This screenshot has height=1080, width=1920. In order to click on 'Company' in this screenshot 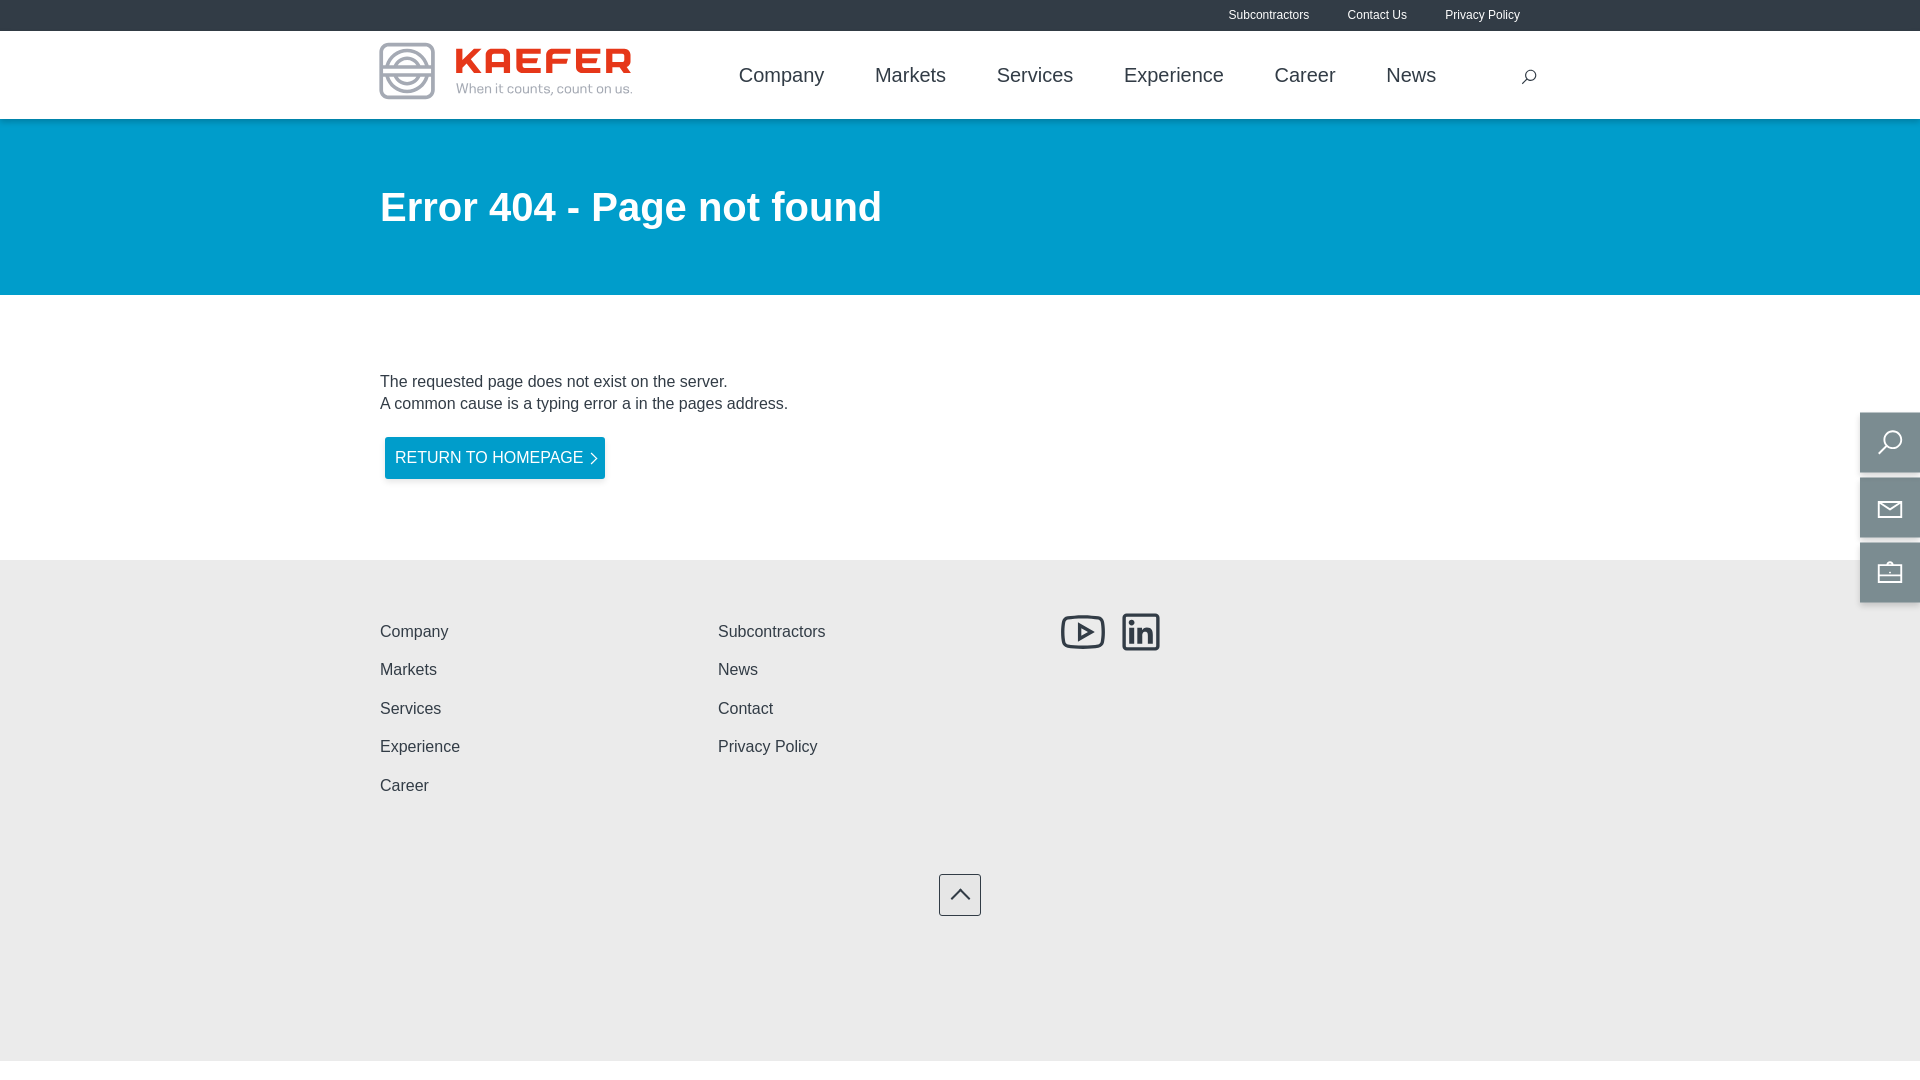, I will do `click(781, 75)`.